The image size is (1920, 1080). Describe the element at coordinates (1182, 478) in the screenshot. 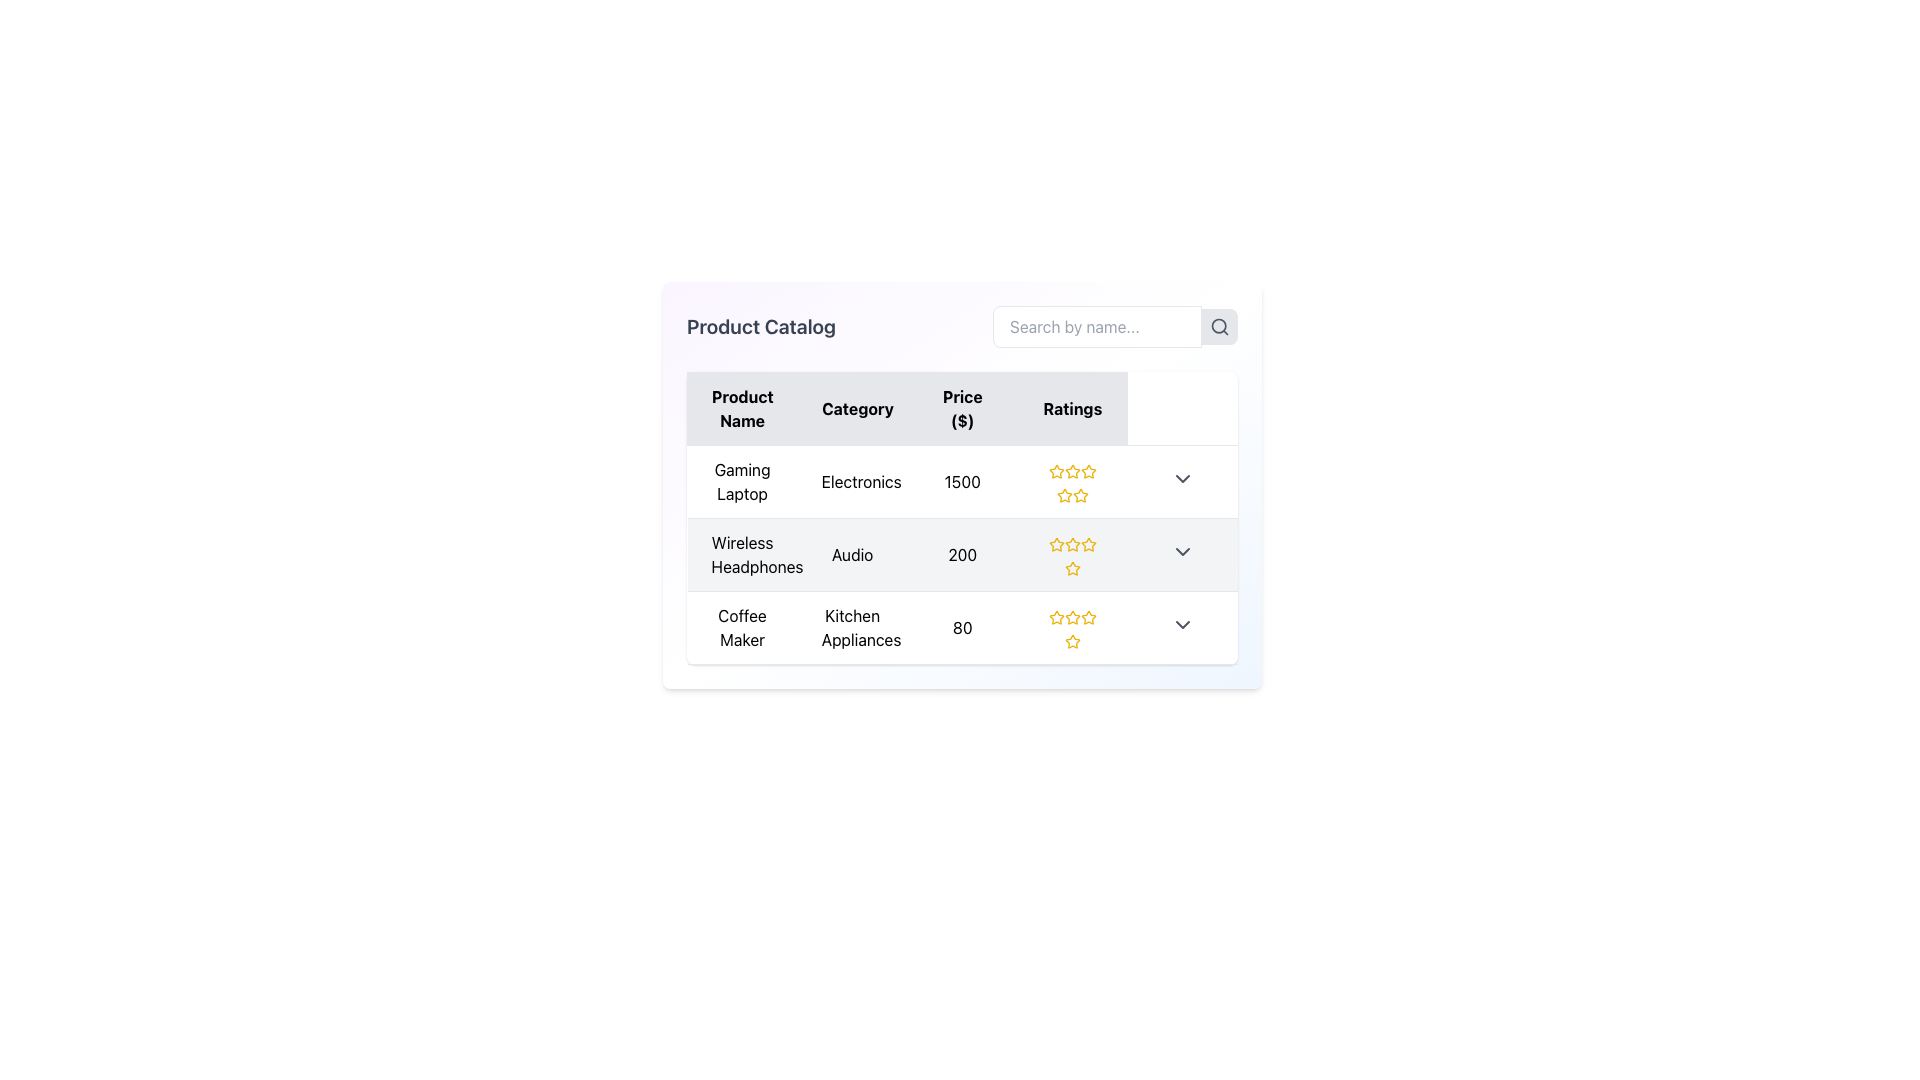

I see `the downward-facing chevron icon in the ratings column of the first row for the 'Gaming Laptop' product` at that location.